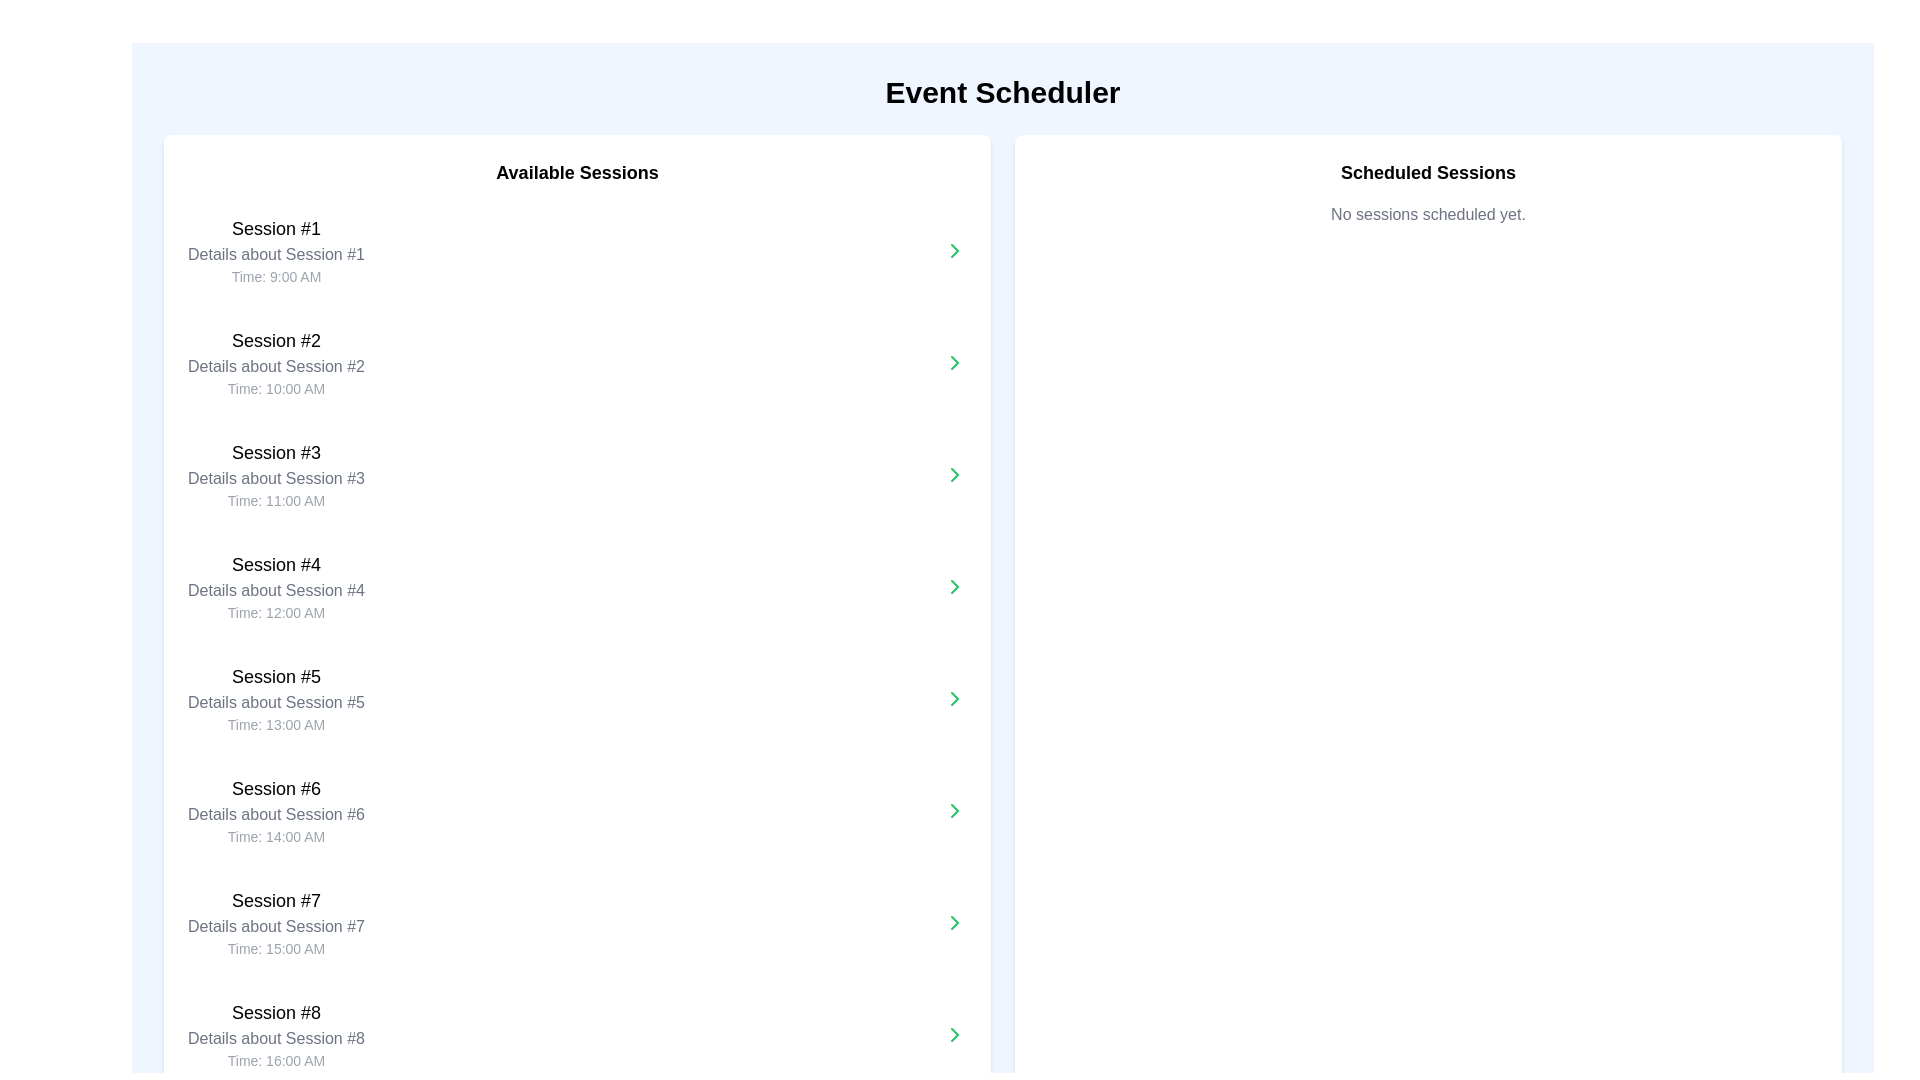 Image resolution: width=1920 pixels, height=1080 pixels. What do you see at coordinates (954, 922) in the screenshot?
I see `the chevron icon button on the far right of the 'Session #7' entry` at bounding box center [954, 922].